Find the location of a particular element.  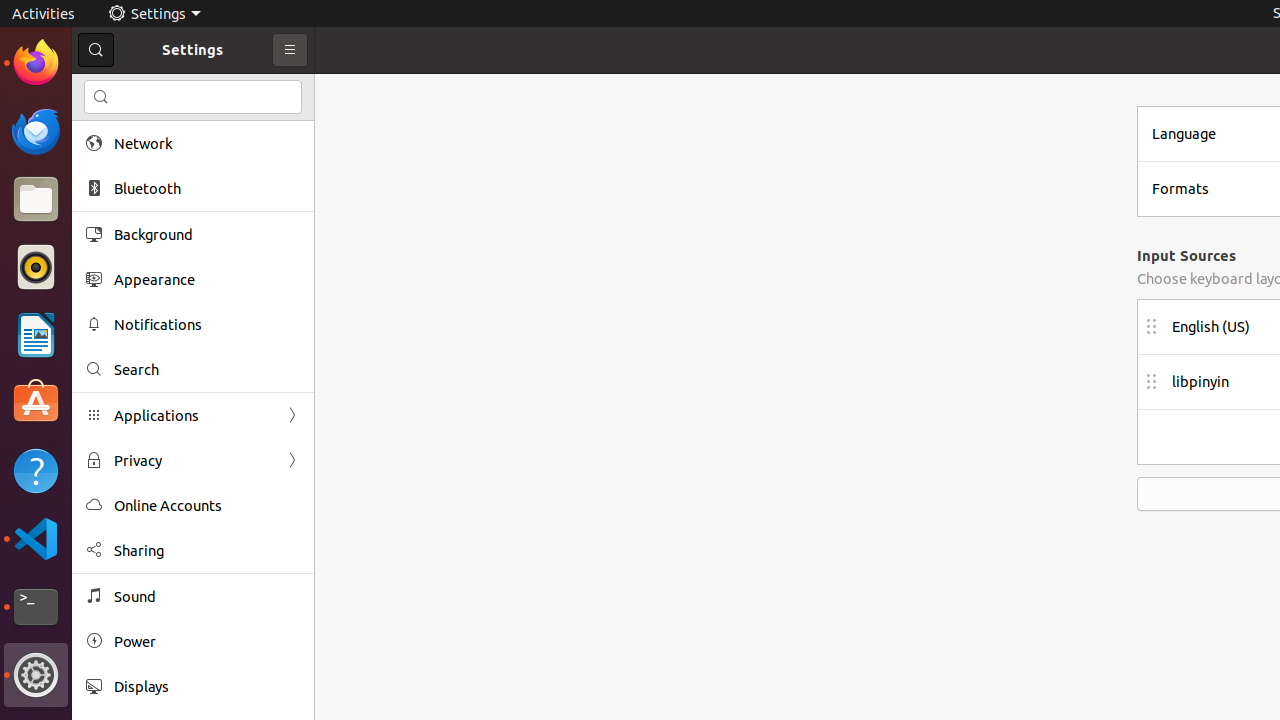

'Applications' is located at coordinates (193, 414).